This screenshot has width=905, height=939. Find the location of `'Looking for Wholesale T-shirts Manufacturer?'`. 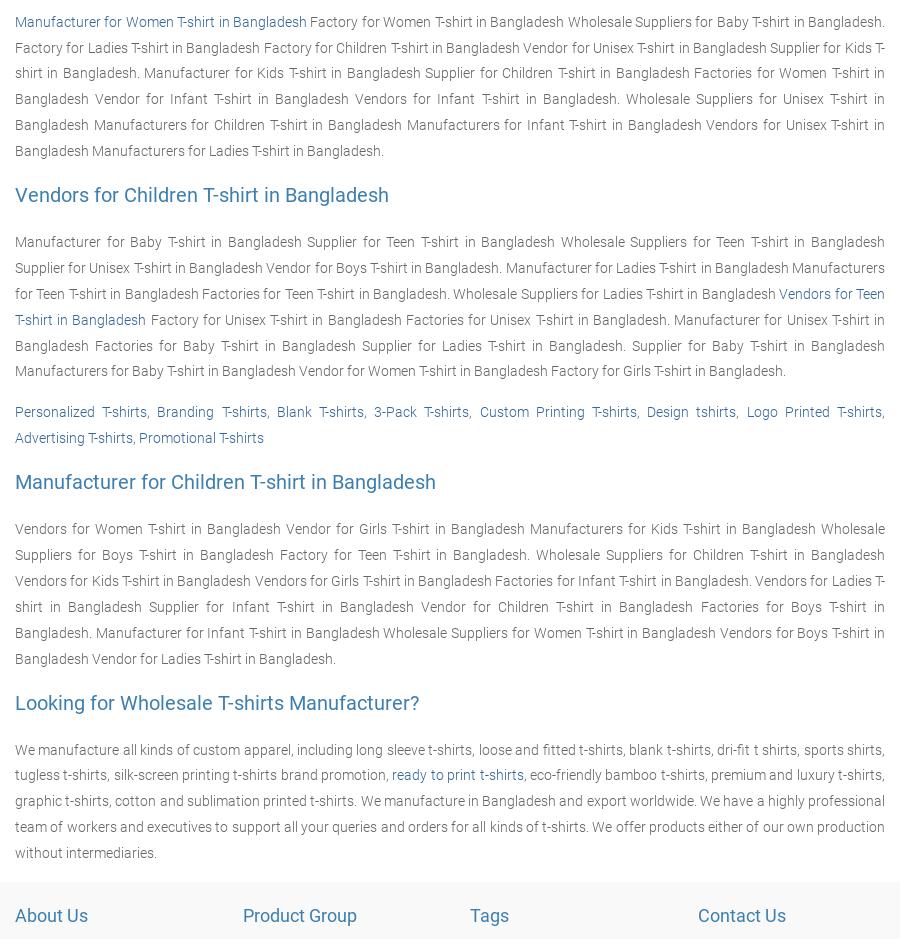

'Looking for Wholesale T-shirts Manufacturer?' is located at coordinates (14, 700).